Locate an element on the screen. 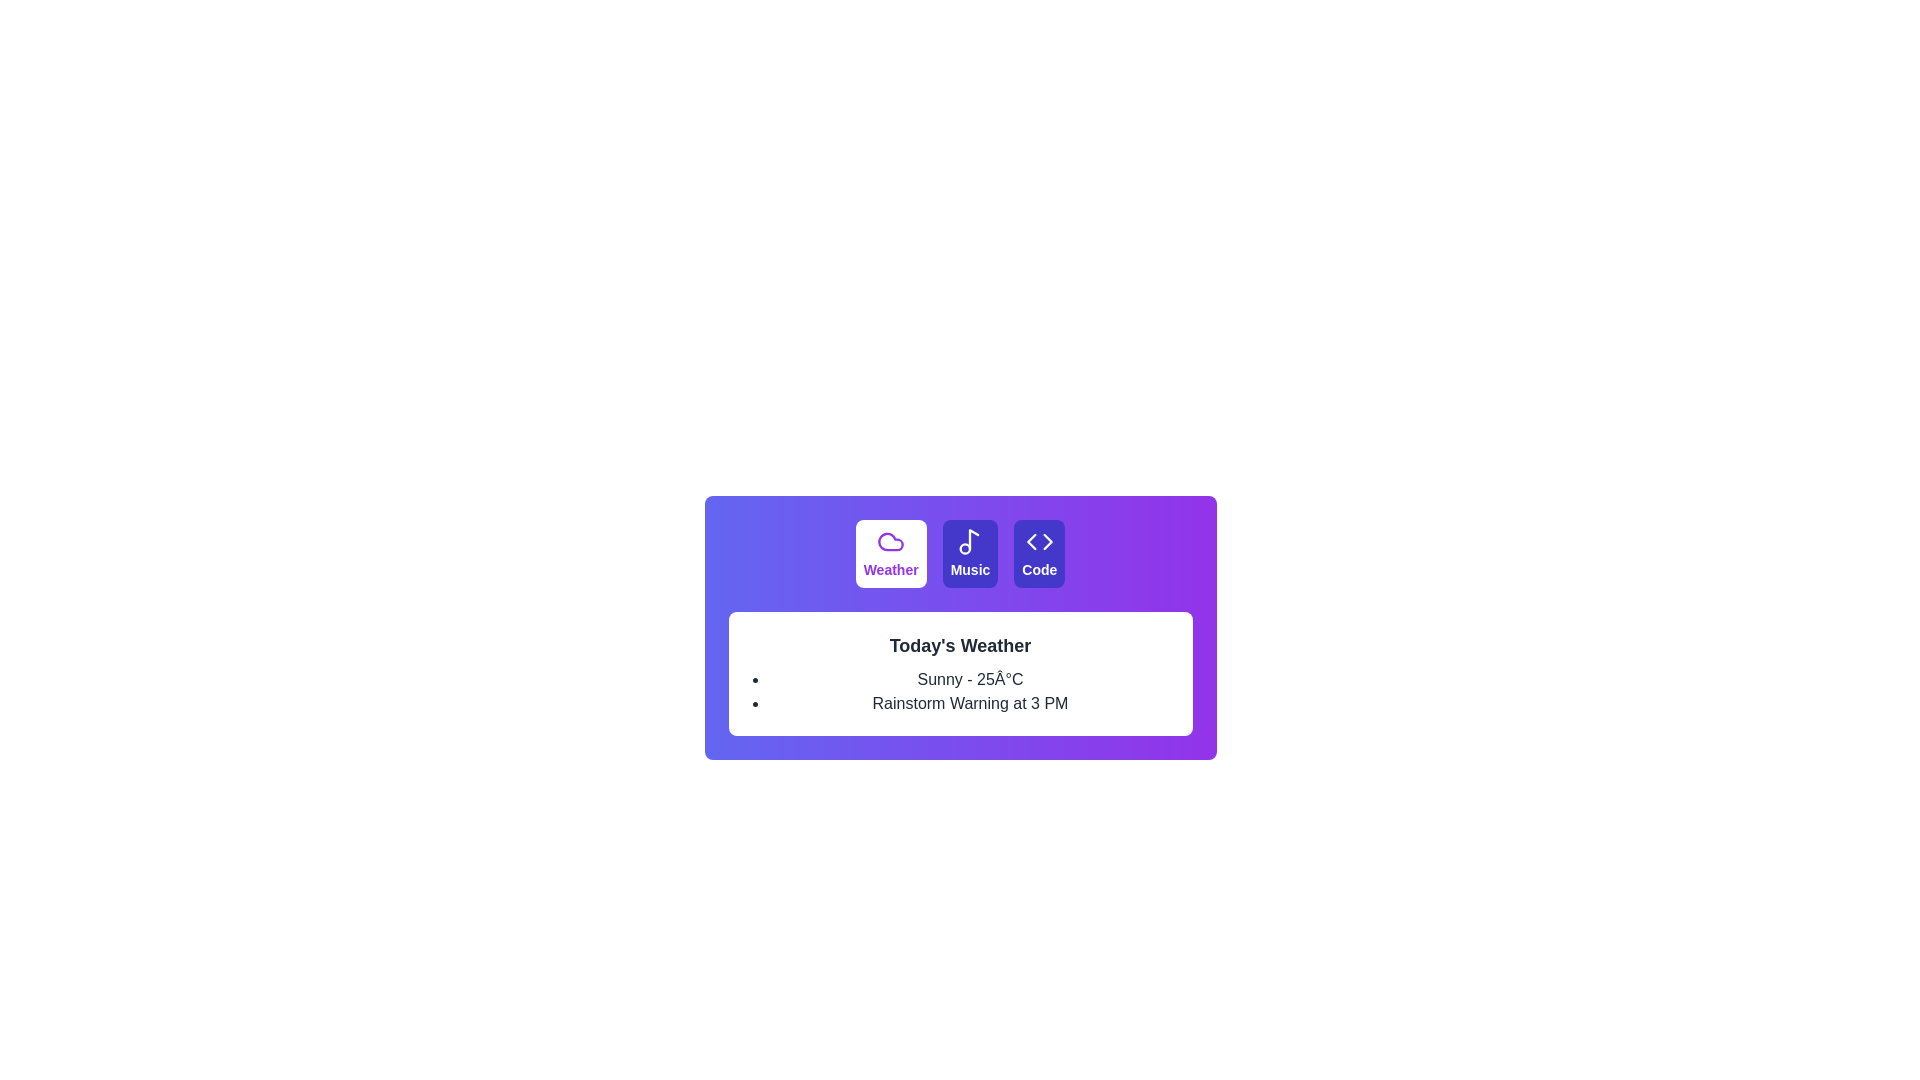 This screenshot has height=1080, width=1920. the text block displaying key weather information is located at coordinates (960, 674).